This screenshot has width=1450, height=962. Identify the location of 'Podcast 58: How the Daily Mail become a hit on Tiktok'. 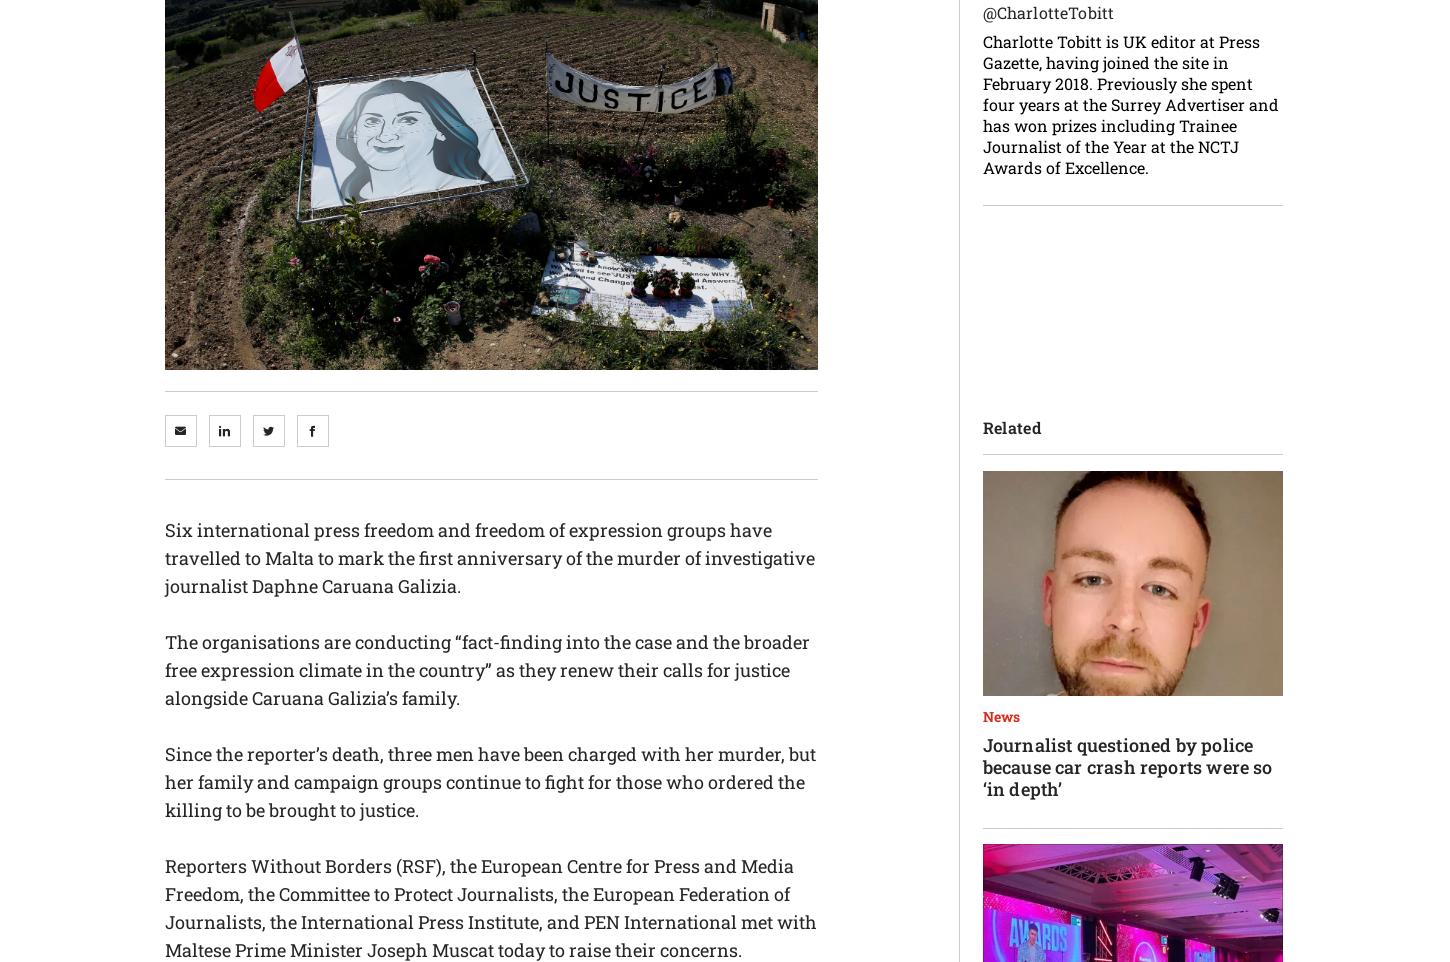
(1131, 577).